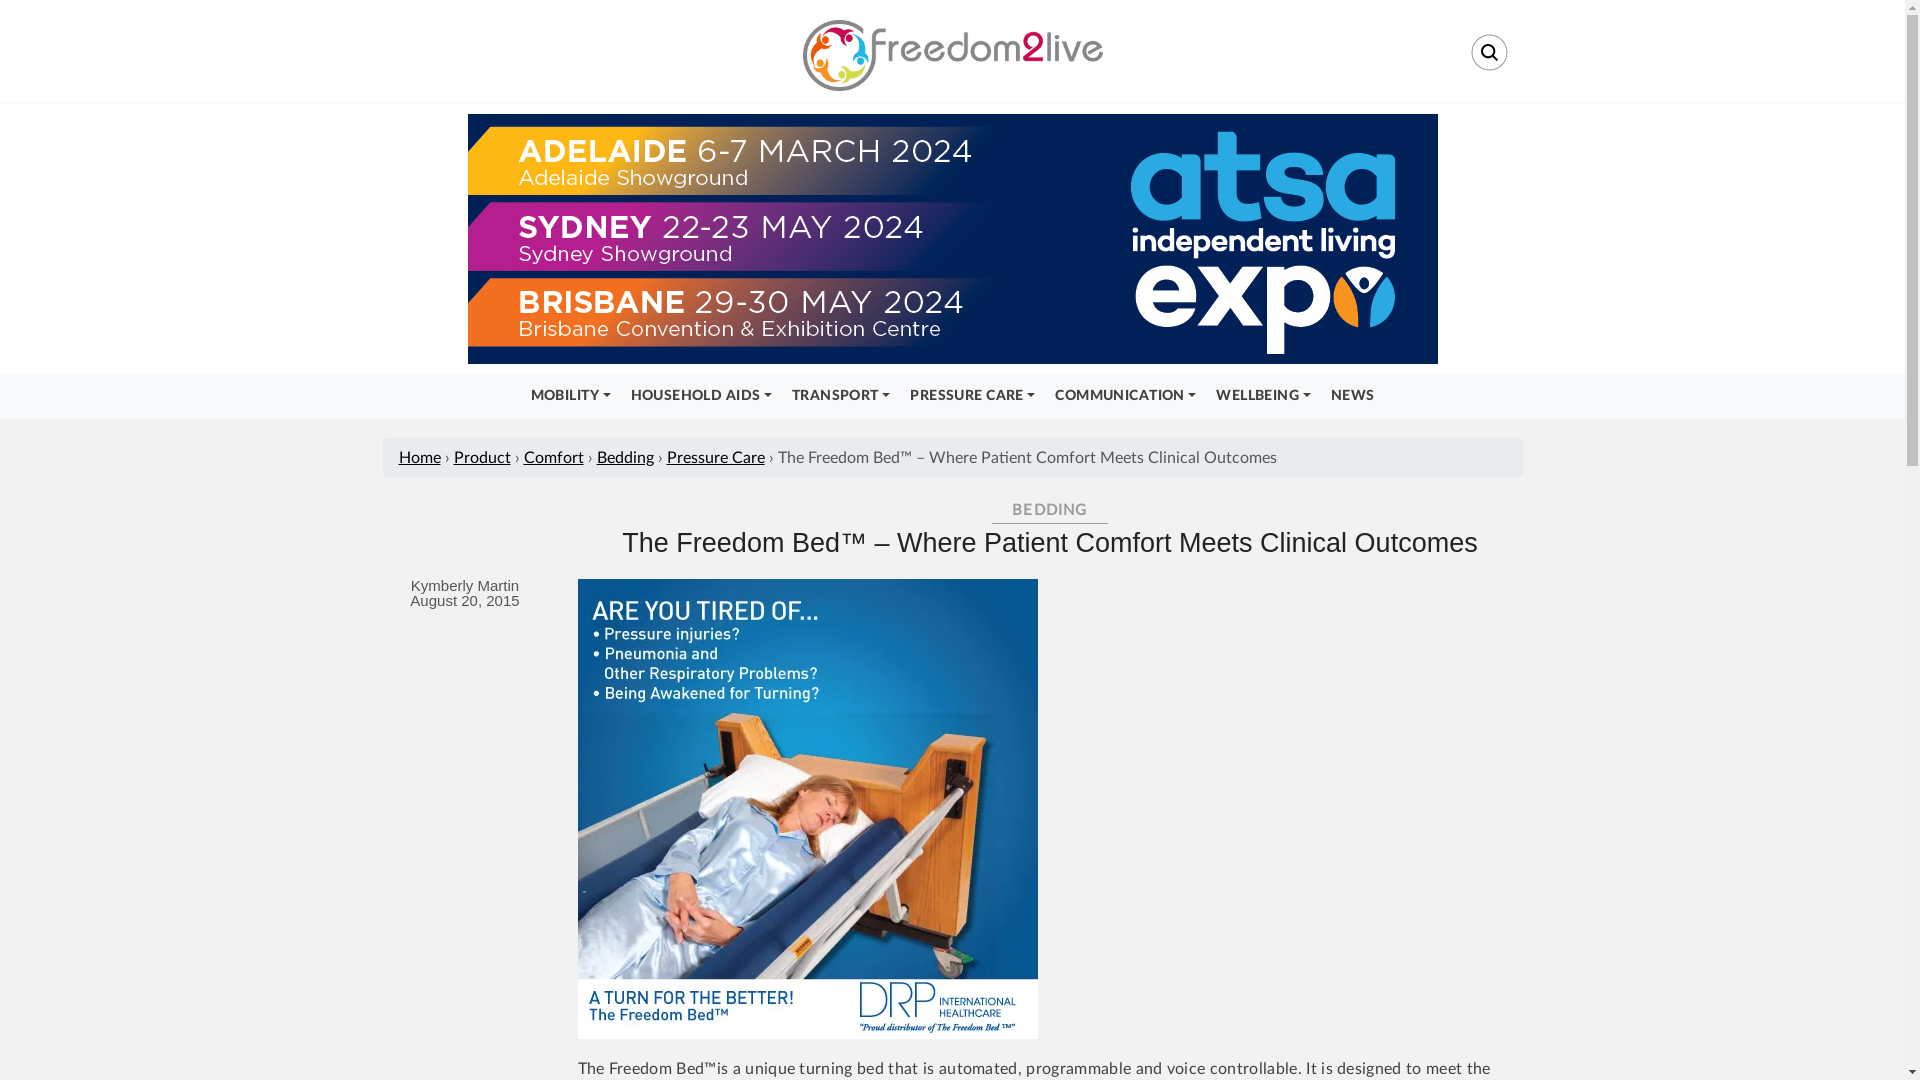 This screenshot has height=1080, width=1920. Describe the element at coordinates (1353, 396) in the screenshot. I see `'NEWS'` at that location.